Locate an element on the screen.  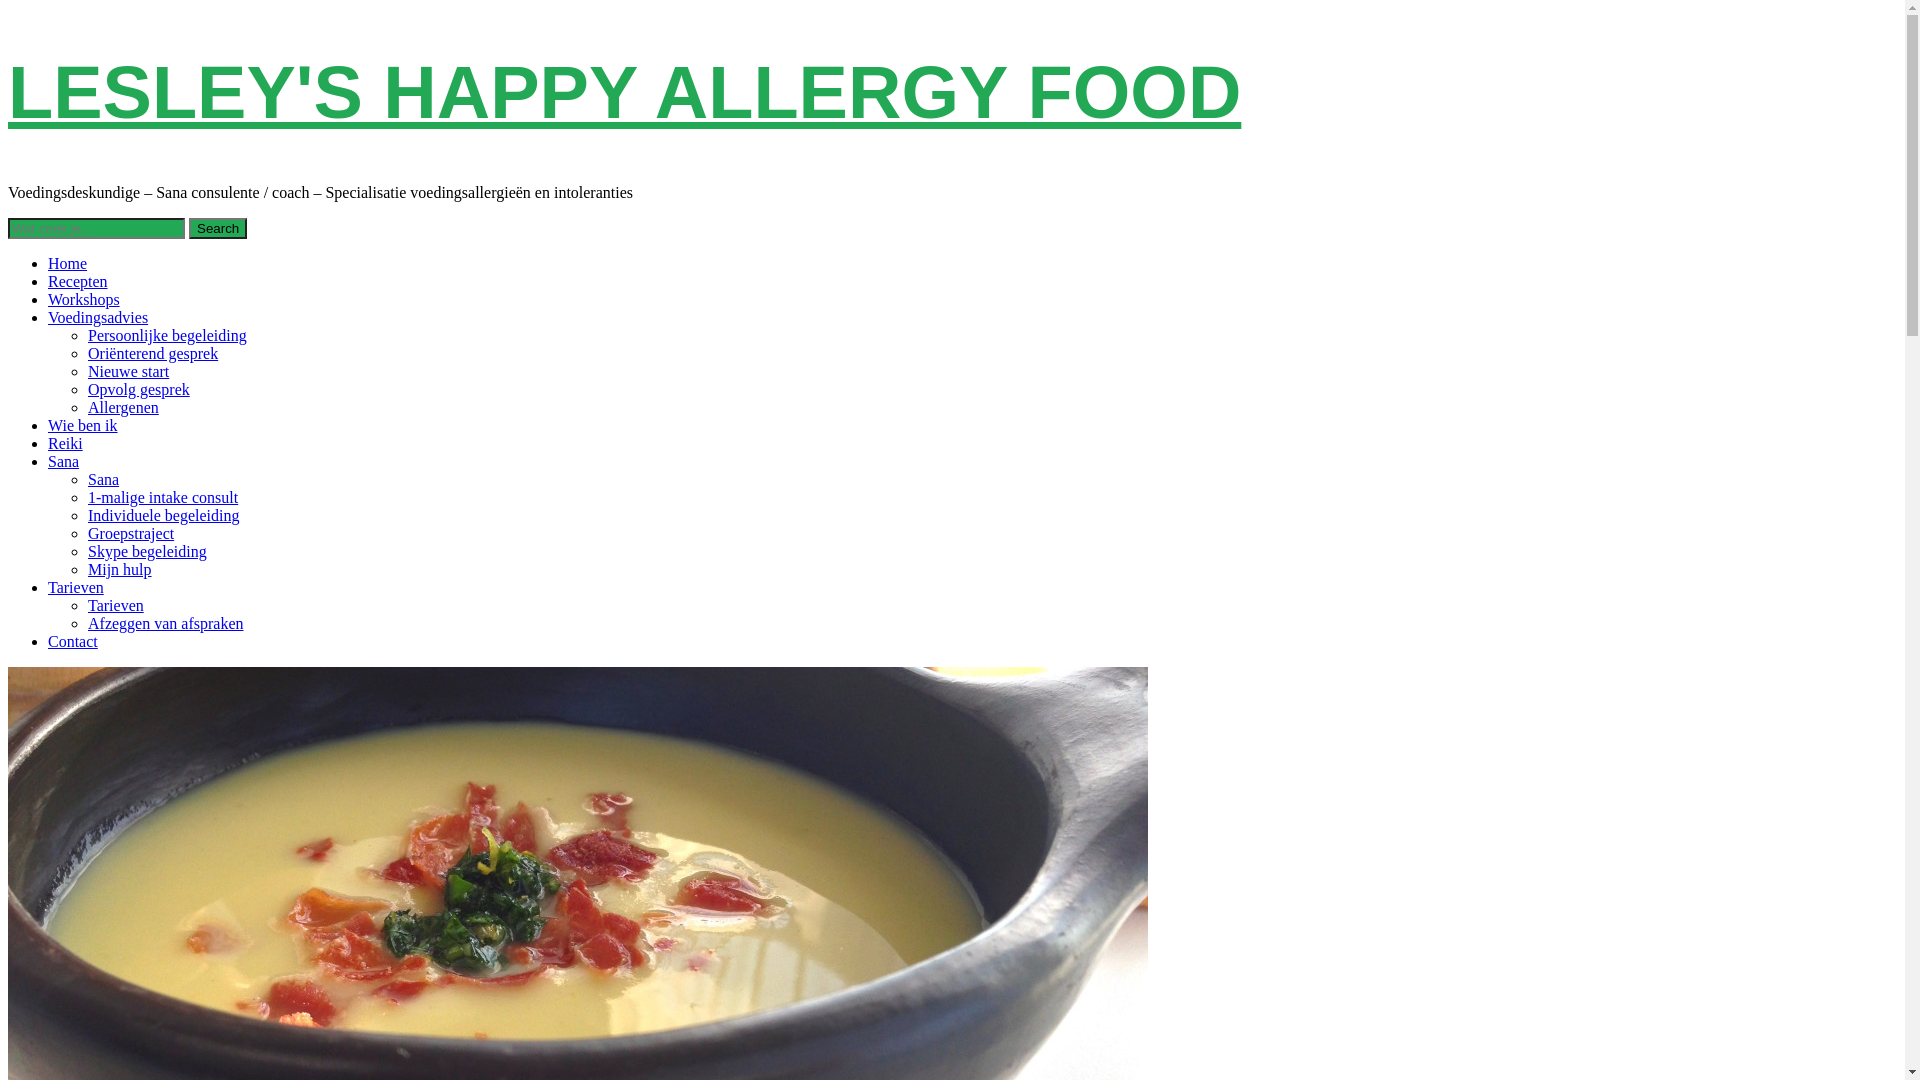
'Wie ben ik' is located at coordinates (81, 424).